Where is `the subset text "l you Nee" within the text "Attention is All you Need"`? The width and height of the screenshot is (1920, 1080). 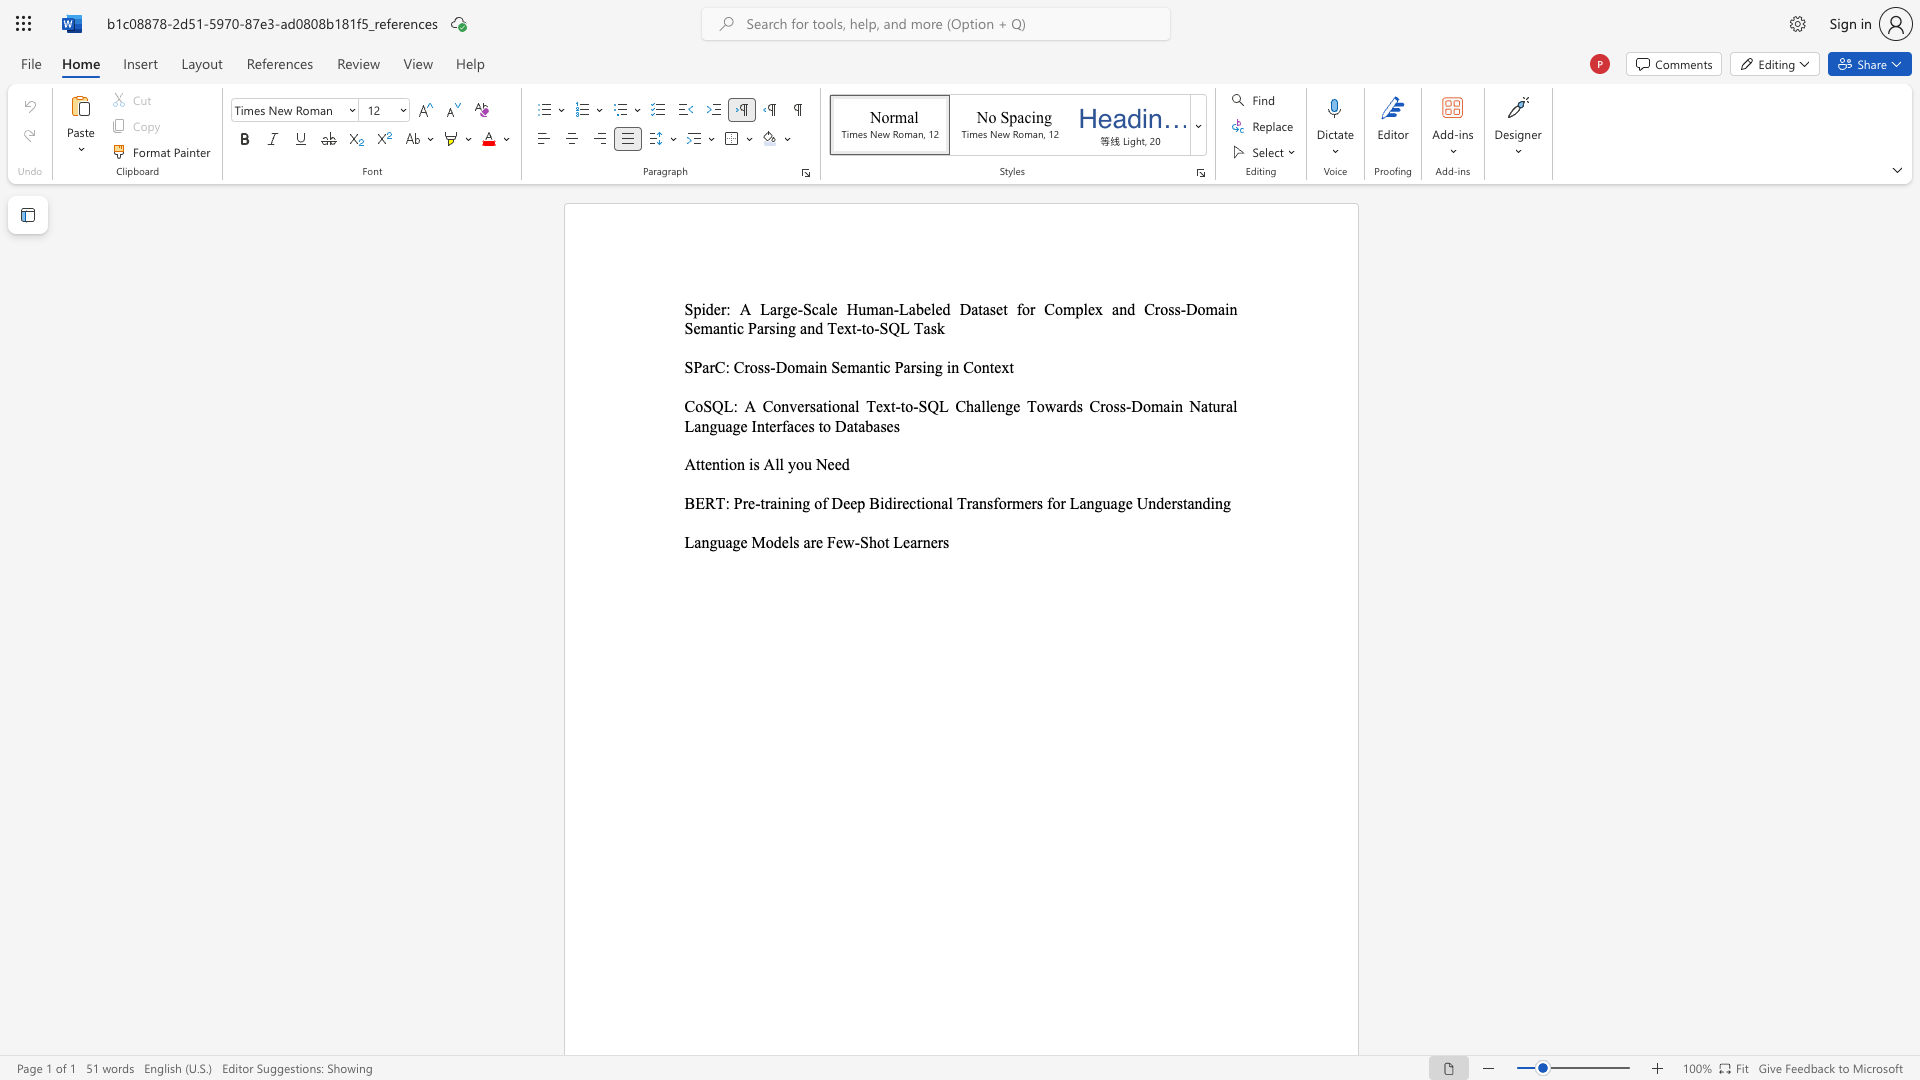 the subset text "l you Nee" within the text "Attention is All you Need" is located at coordinates (778, 464).